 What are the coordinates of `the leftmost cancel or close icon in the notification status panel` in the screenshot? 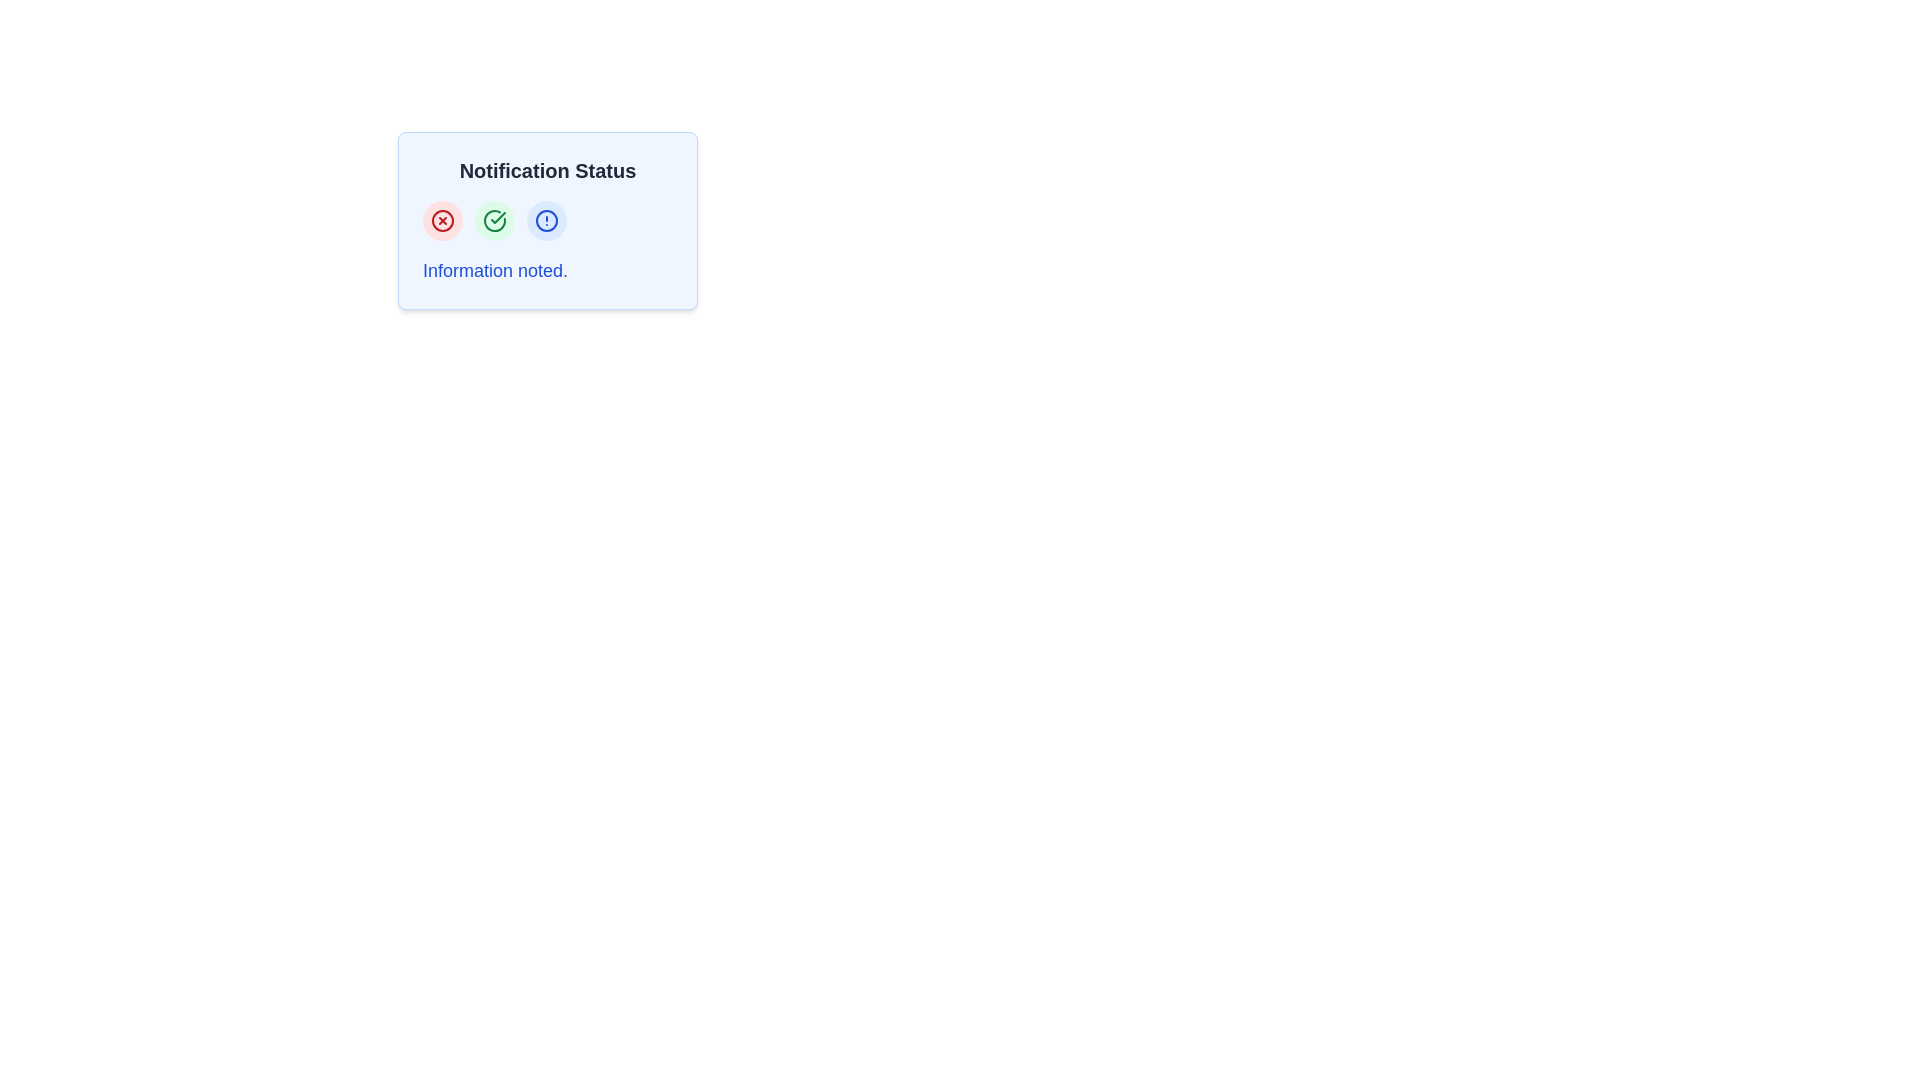 It's located at (441, 220).